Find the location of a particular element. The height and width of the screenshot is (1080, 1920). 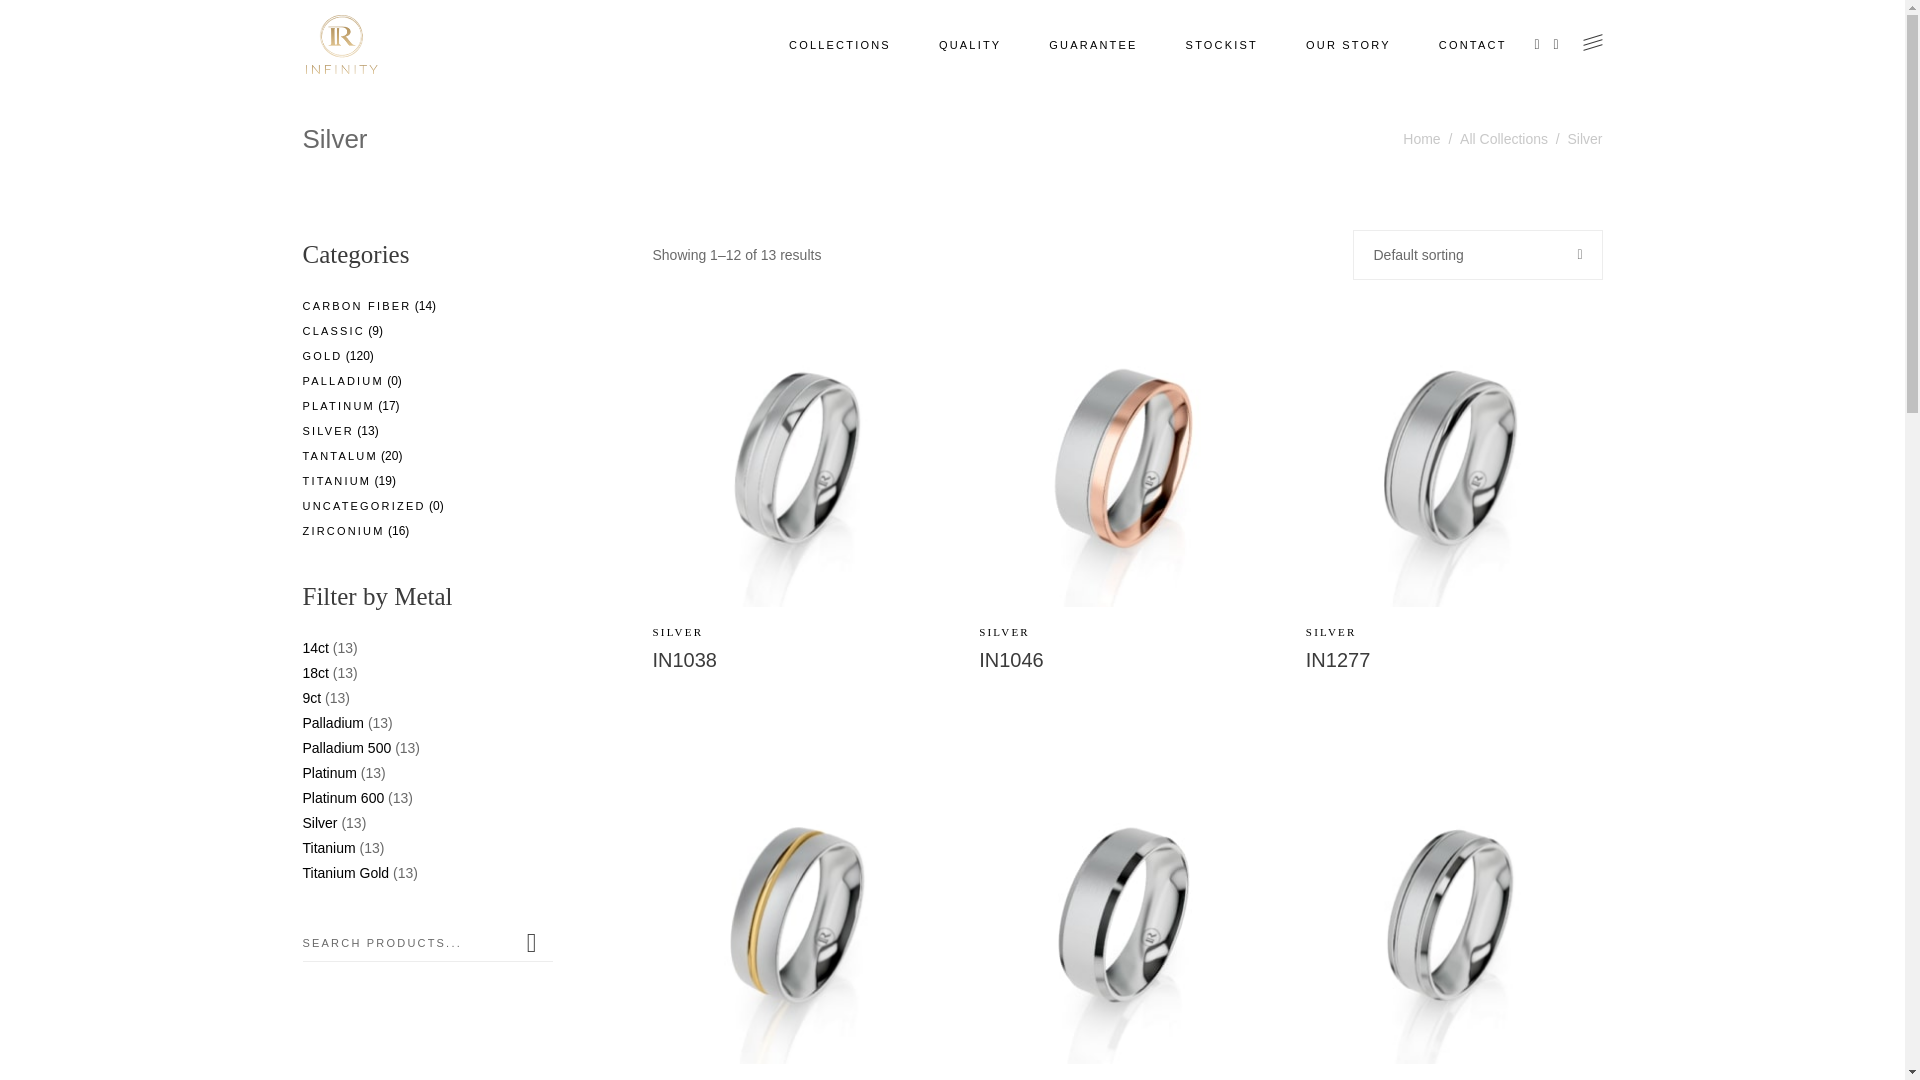

'IN1277' is located at coordinates (1338, 659).